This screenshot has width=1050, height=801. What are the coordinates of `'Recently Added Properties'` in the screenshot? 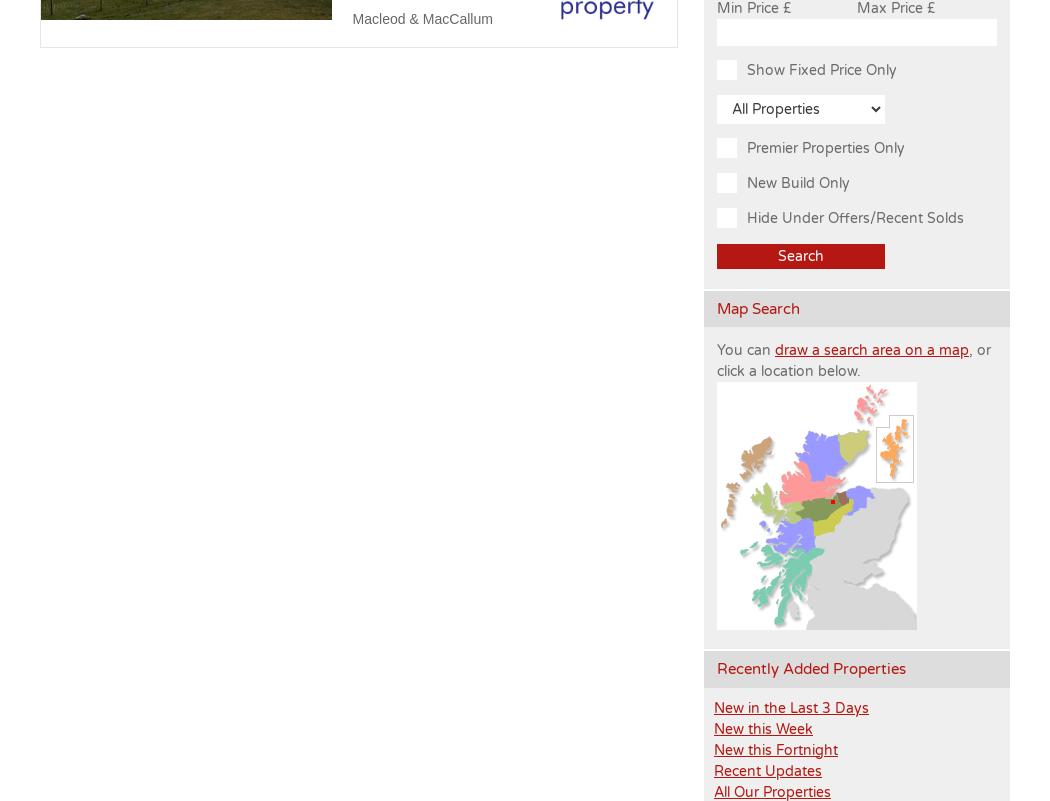 It's located at (716, 668).